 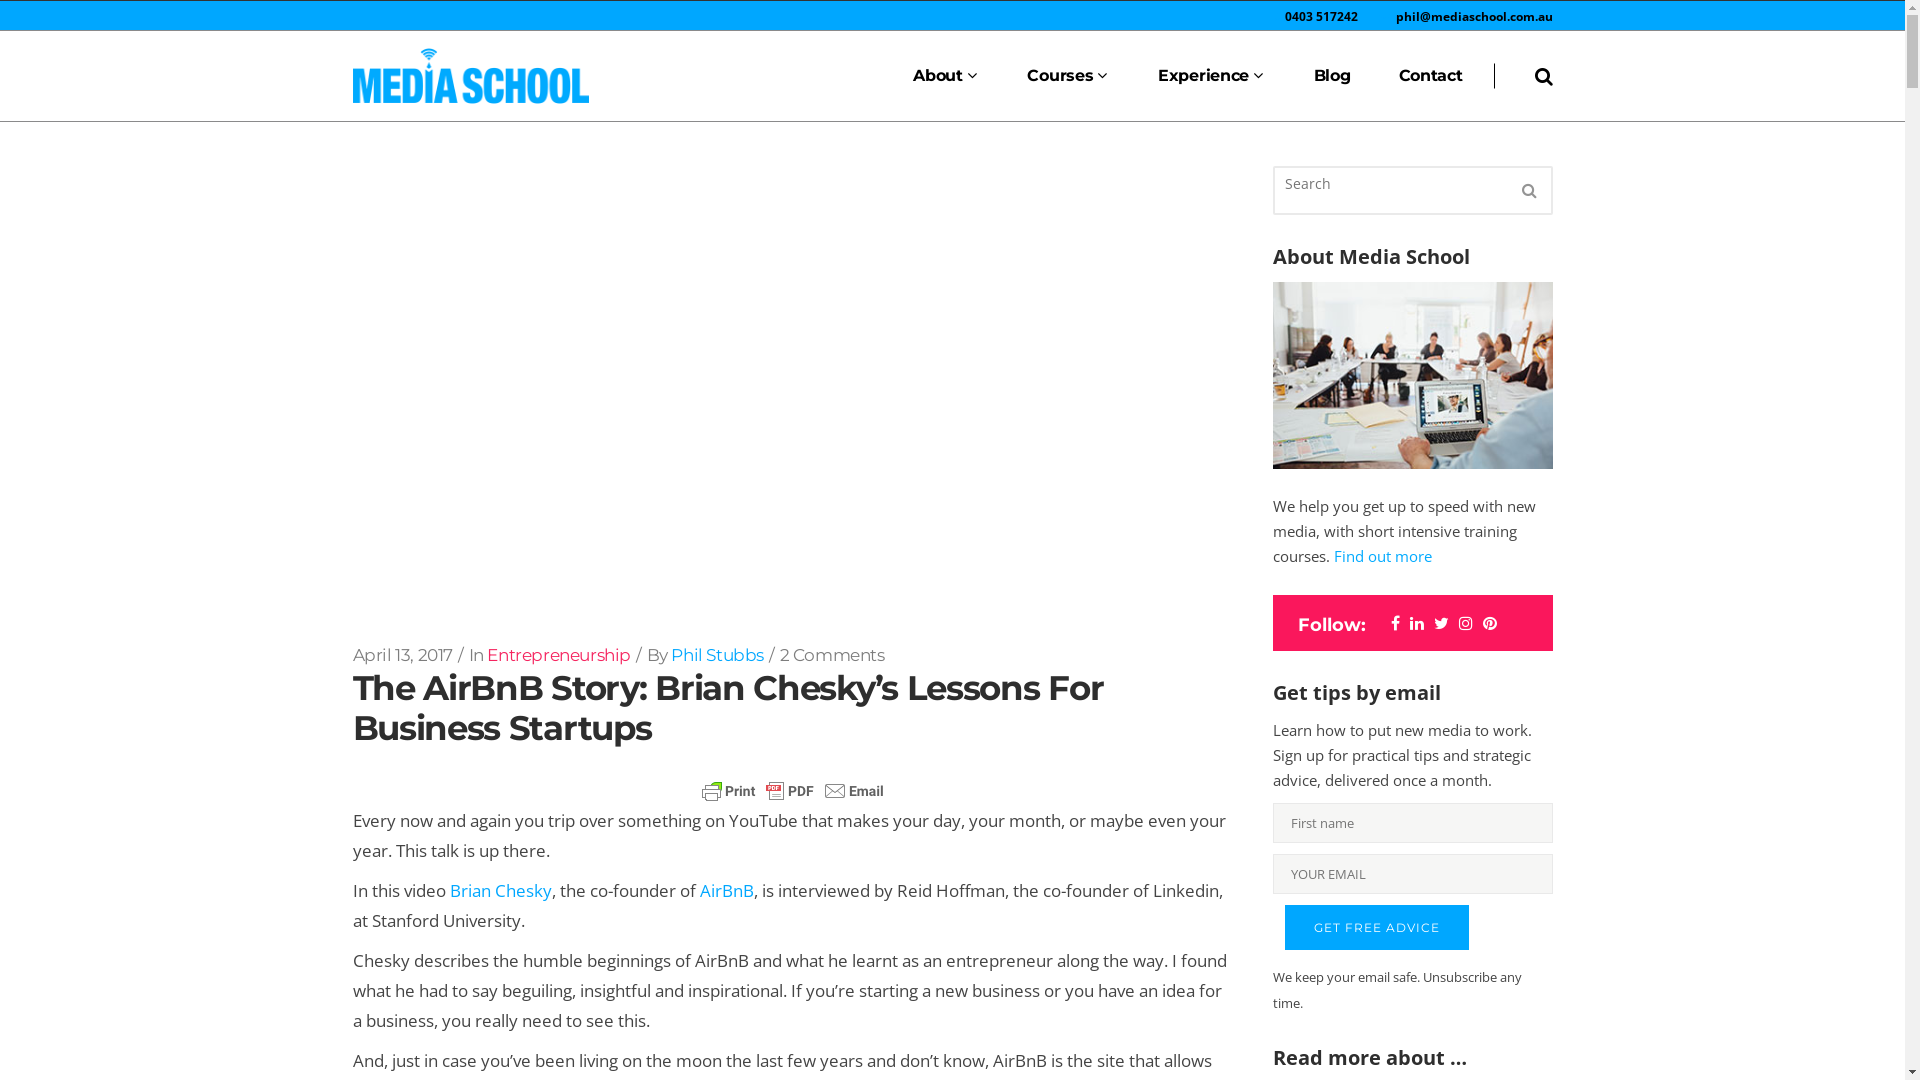 I want to click on 'Courses', so click(x=1067, y=75).